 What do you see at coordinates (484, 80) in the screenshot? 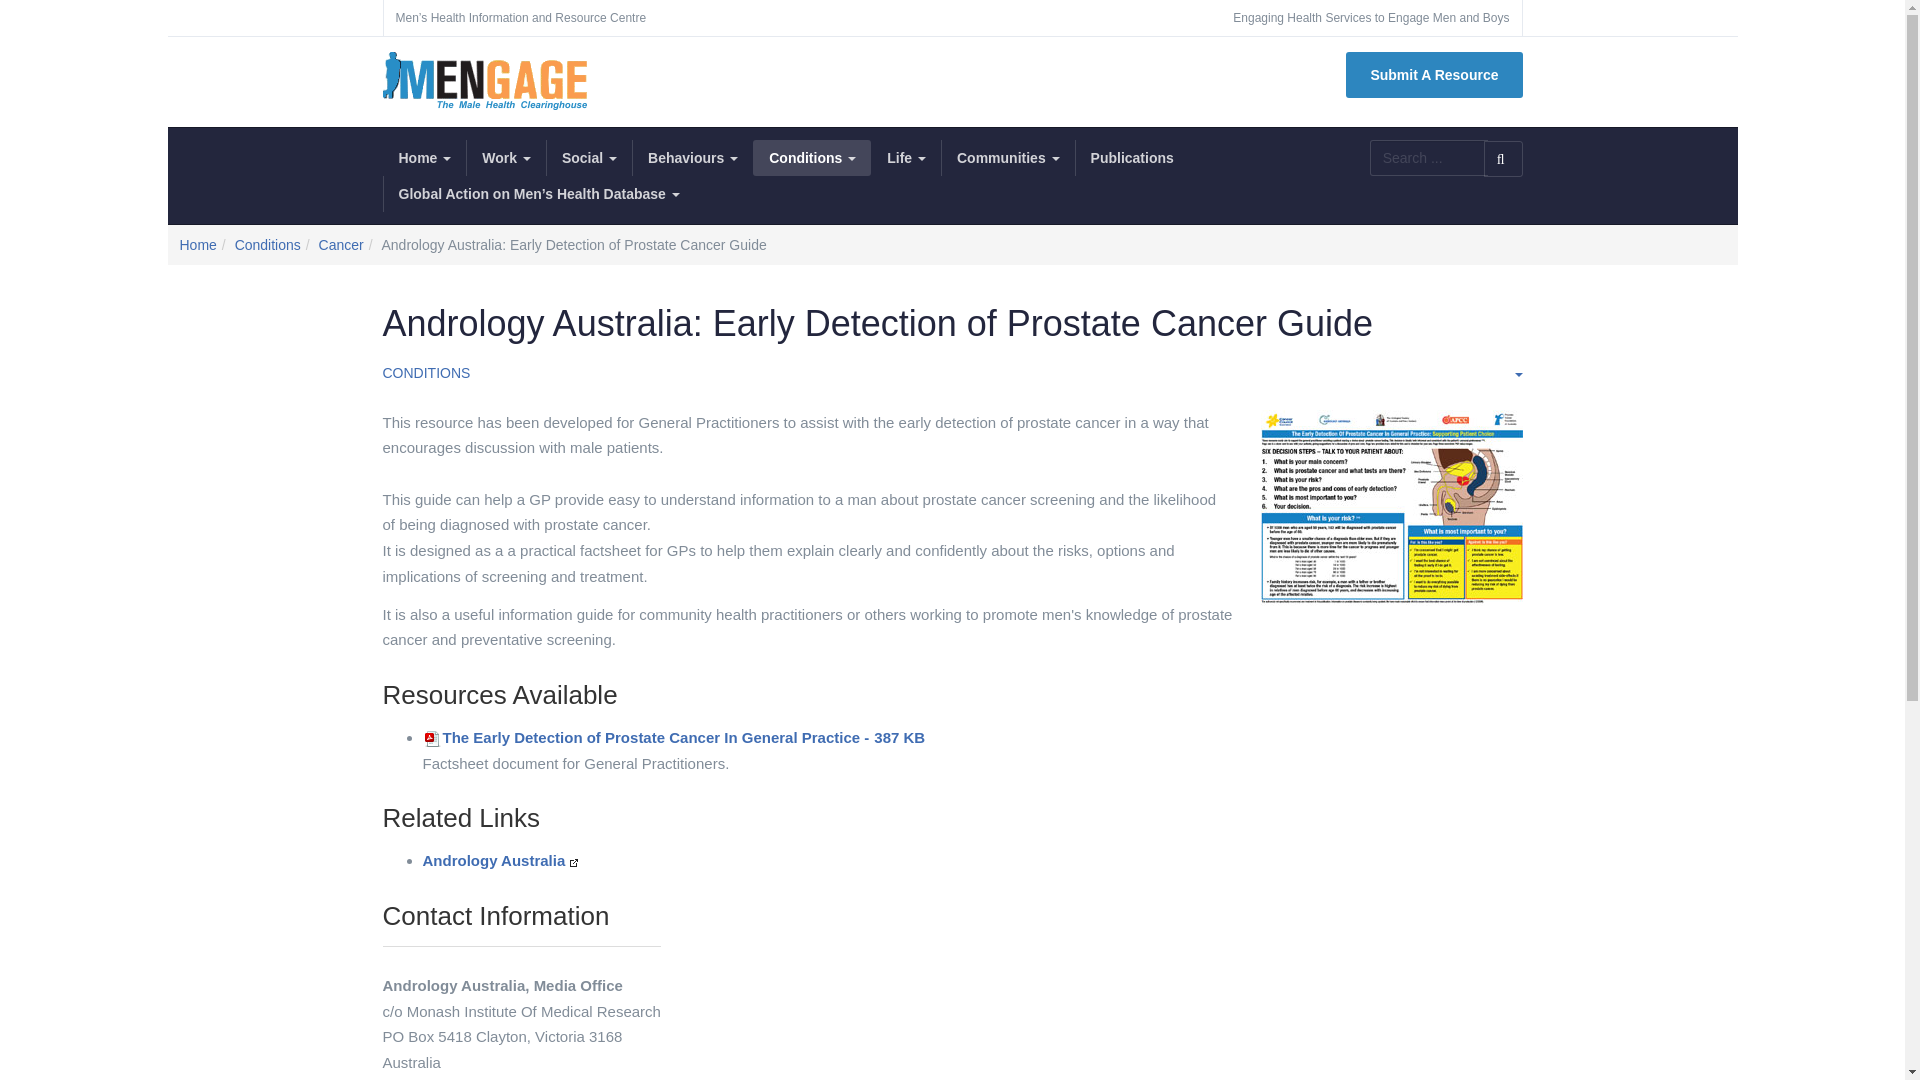
I see `'Mengage'` at bounding box center [484, 80].